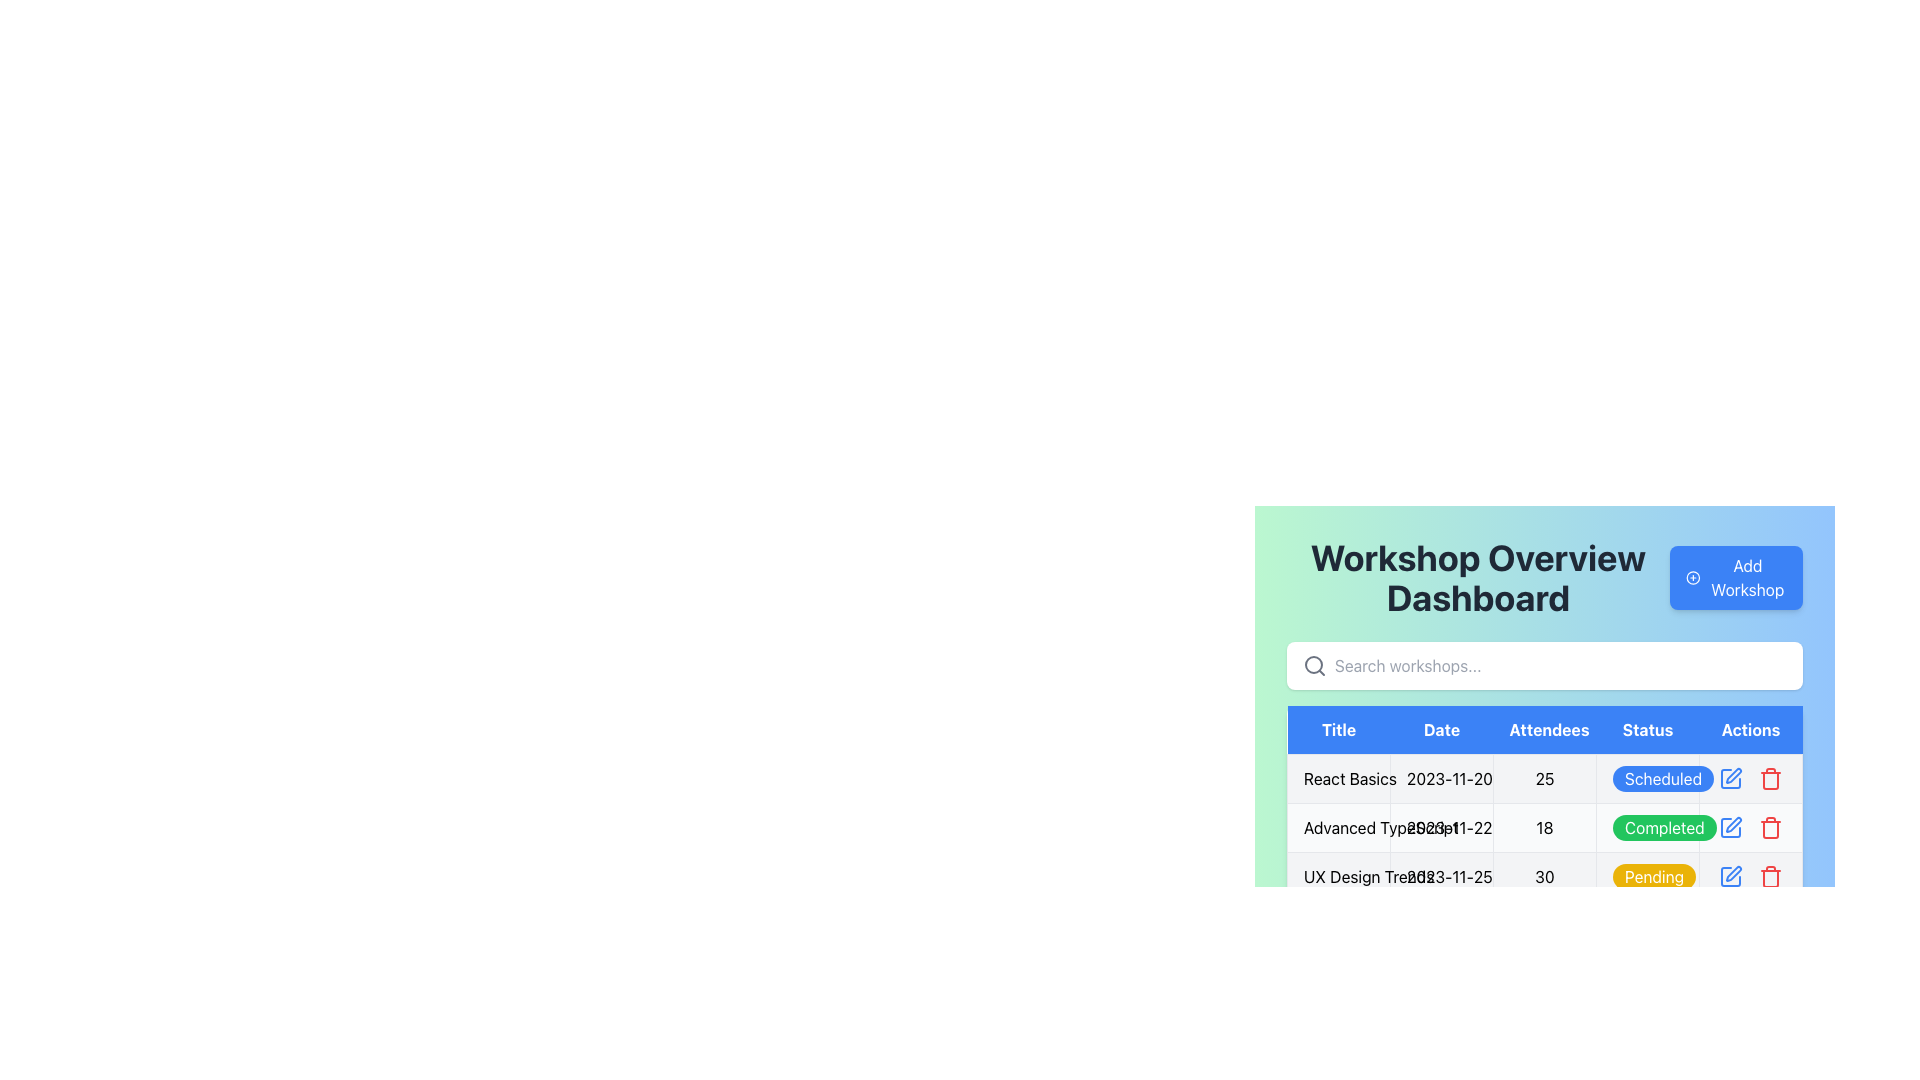  What do you see at coordinates (1732, 825) in the screenshot?
I see `the pen-like icon button located in the 'Actions' column of the second row of the table` at bounding box center [1732, 825].